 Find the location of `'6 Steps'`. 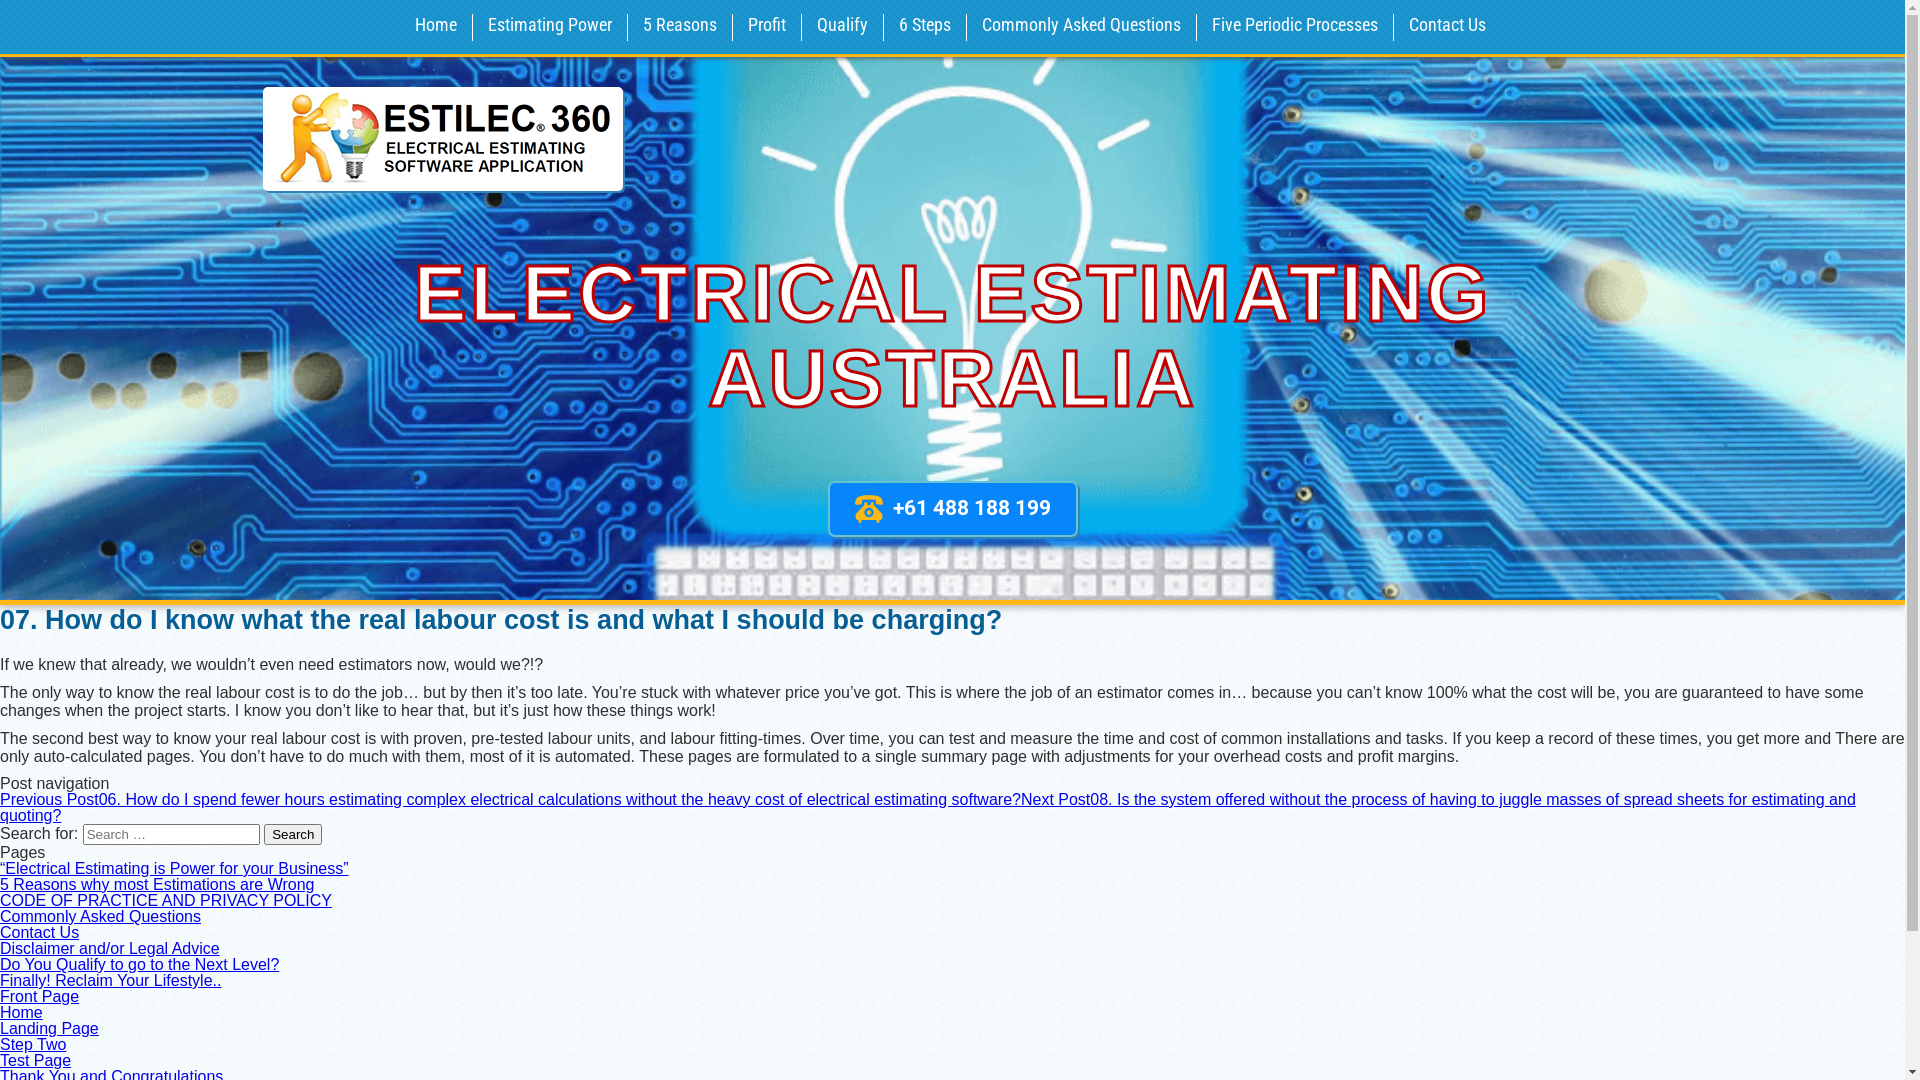

'6 Steps' is located at coordinates (924, 27).